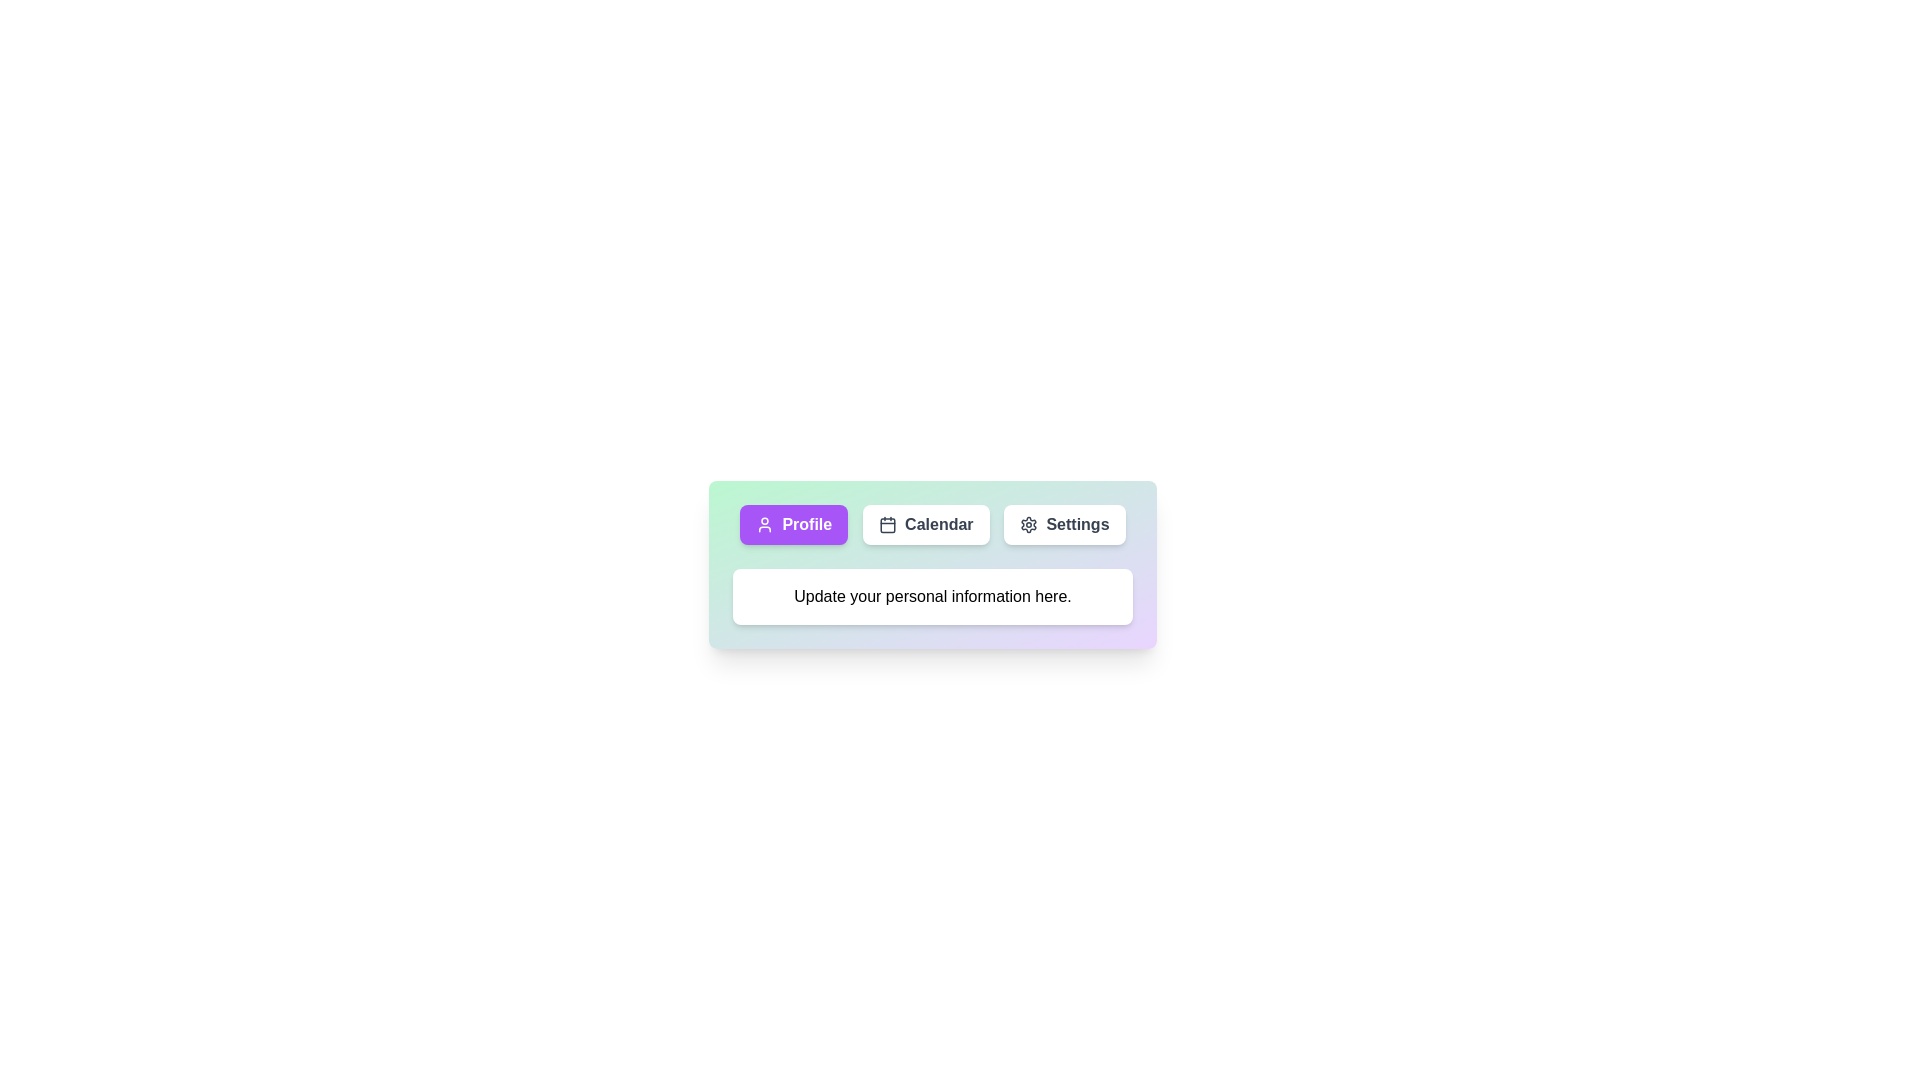 The image size is (1920, 1080). Describe the element at coordinates (764, 523) in the screenshot. I see `the user silhouette icon located within the 'Profile' button, which is the first button in a horizontally aligned group of buttons including 'Calendar' and 'Settings'` at that location.